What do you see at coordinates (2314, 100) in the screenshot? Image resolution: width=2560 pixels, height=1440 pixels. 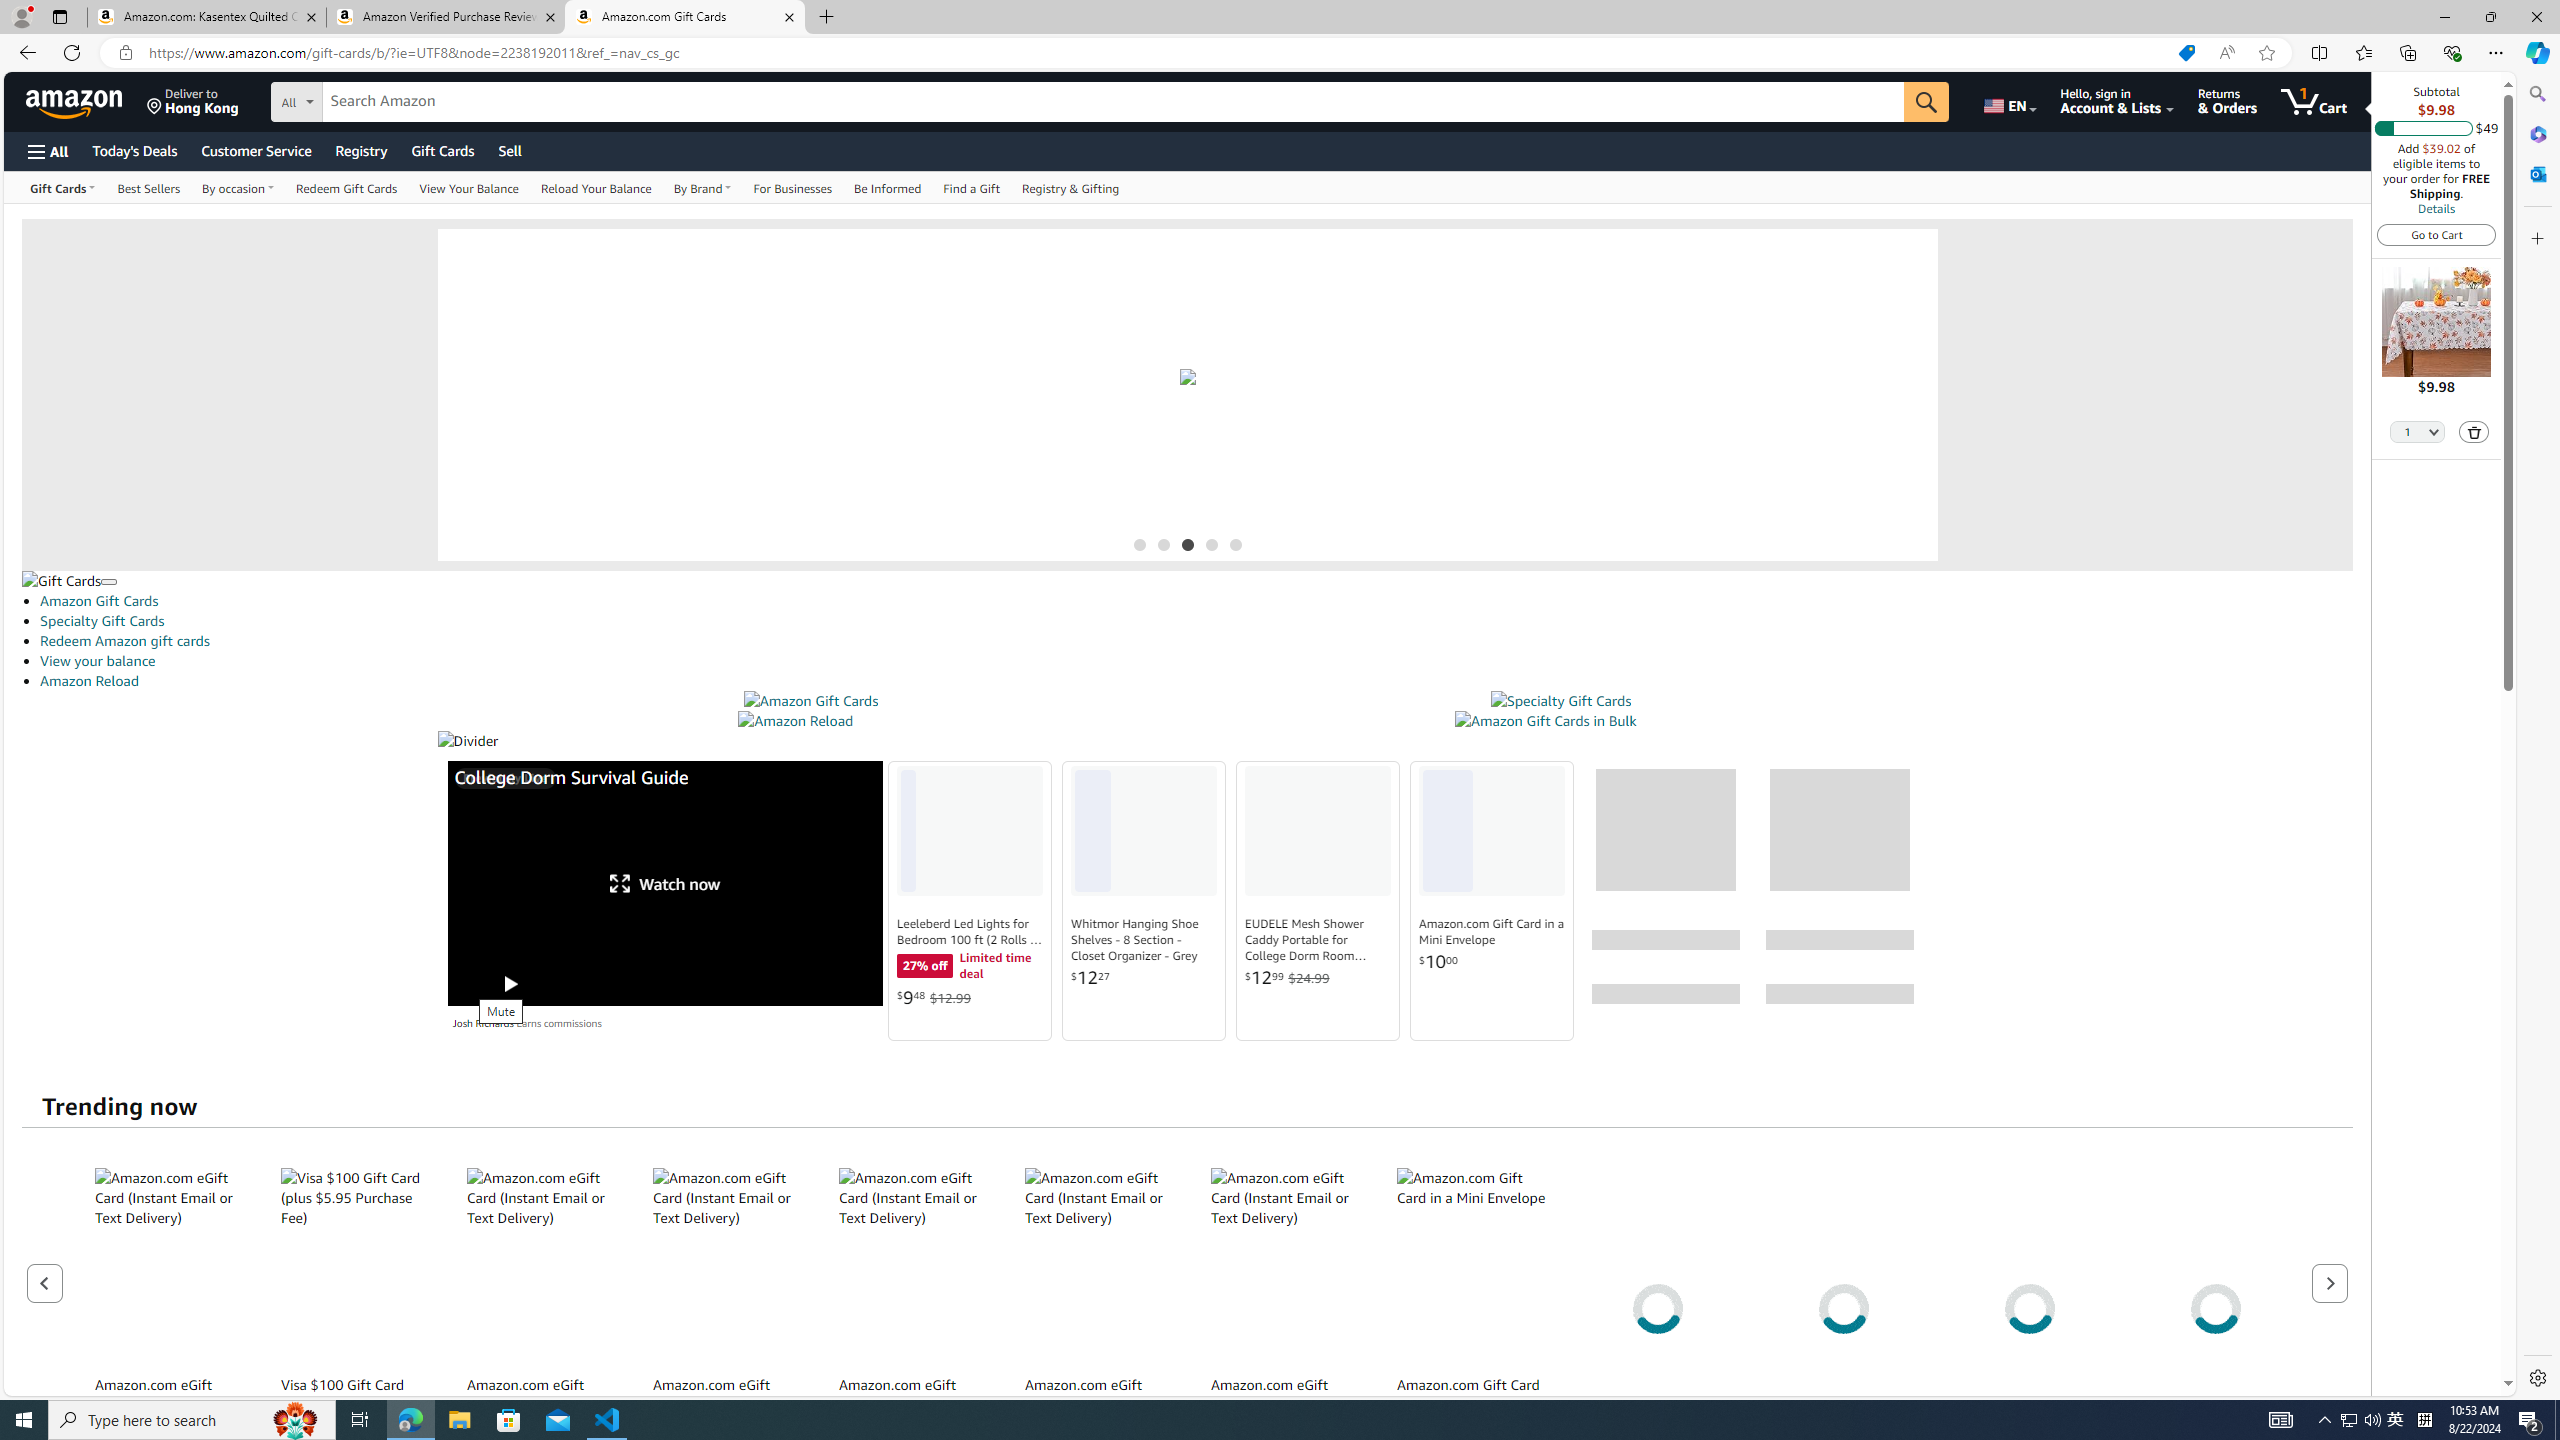 I see `'1 item in cart'` at bounding box center [2314, 100].